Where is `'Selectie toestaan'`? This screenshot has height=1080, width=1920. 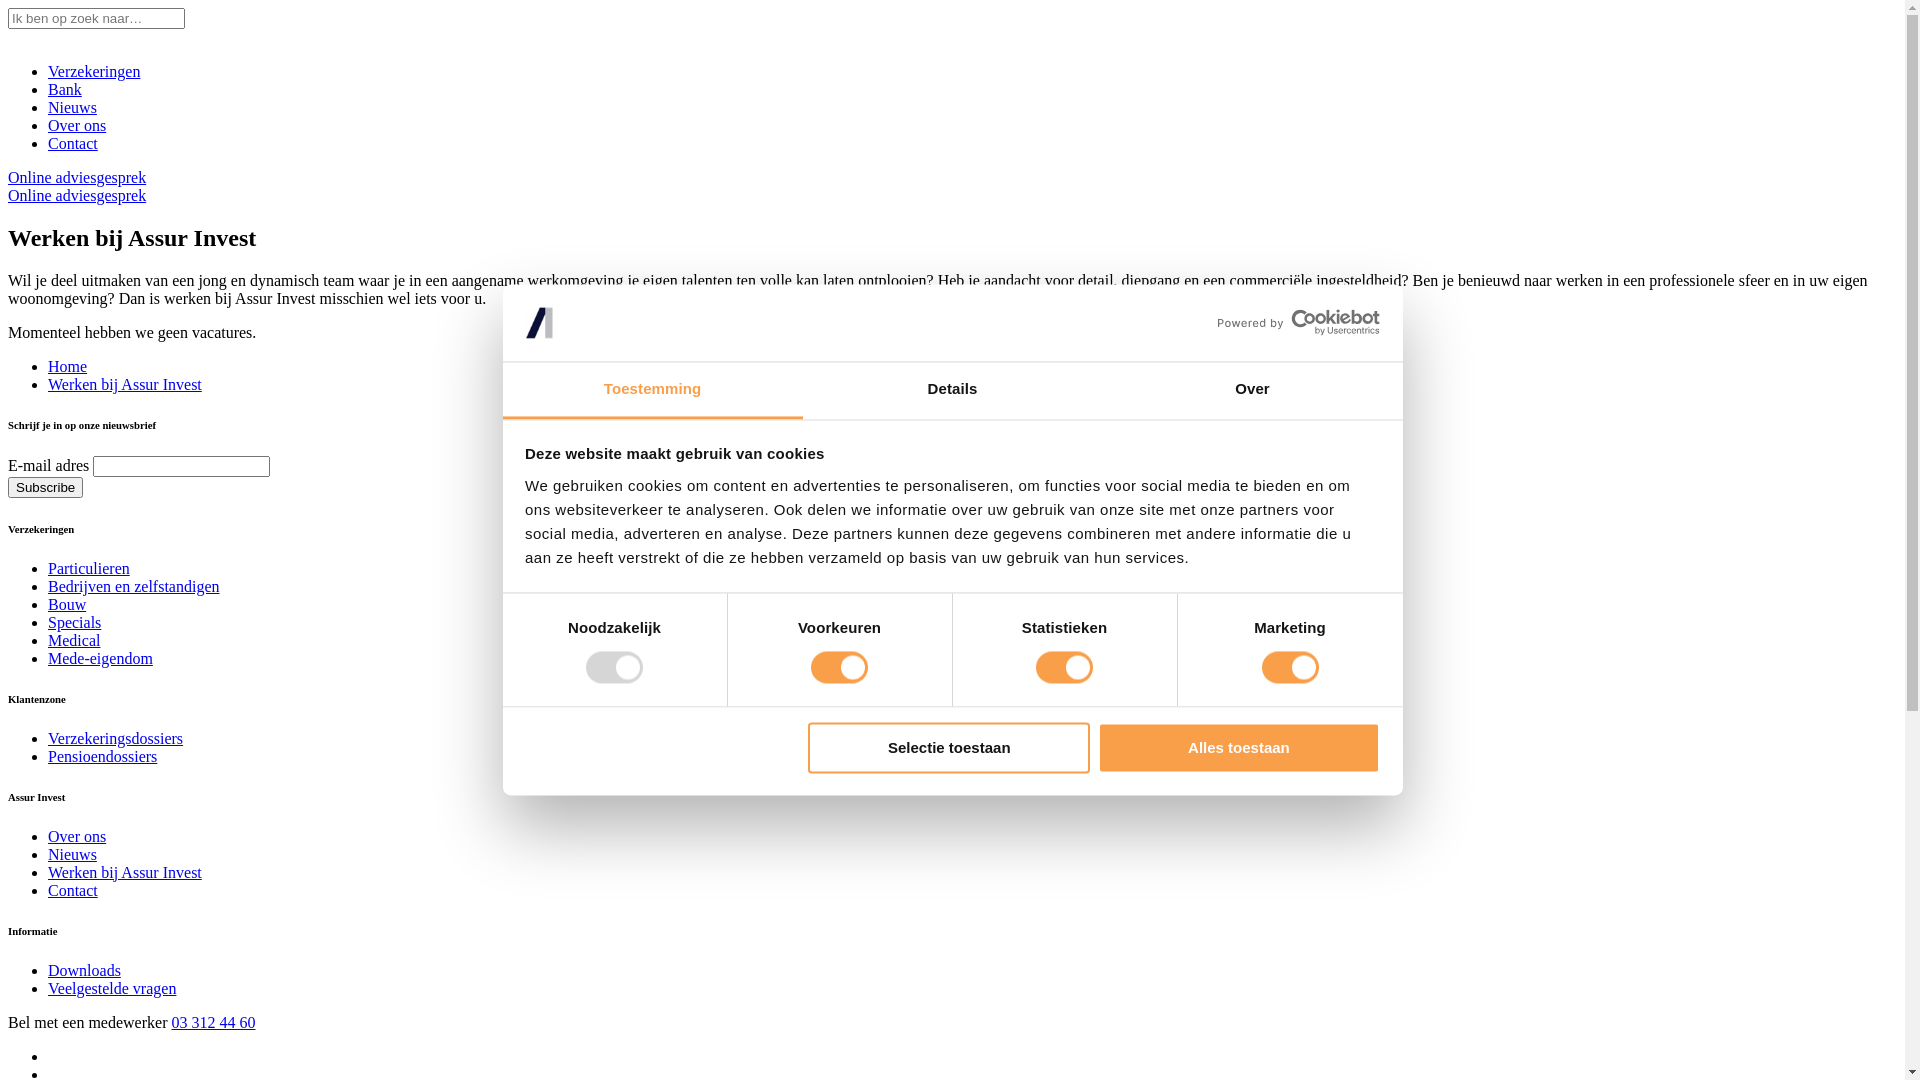
'Selectie toestaan' is located at coordinates (948, 747).